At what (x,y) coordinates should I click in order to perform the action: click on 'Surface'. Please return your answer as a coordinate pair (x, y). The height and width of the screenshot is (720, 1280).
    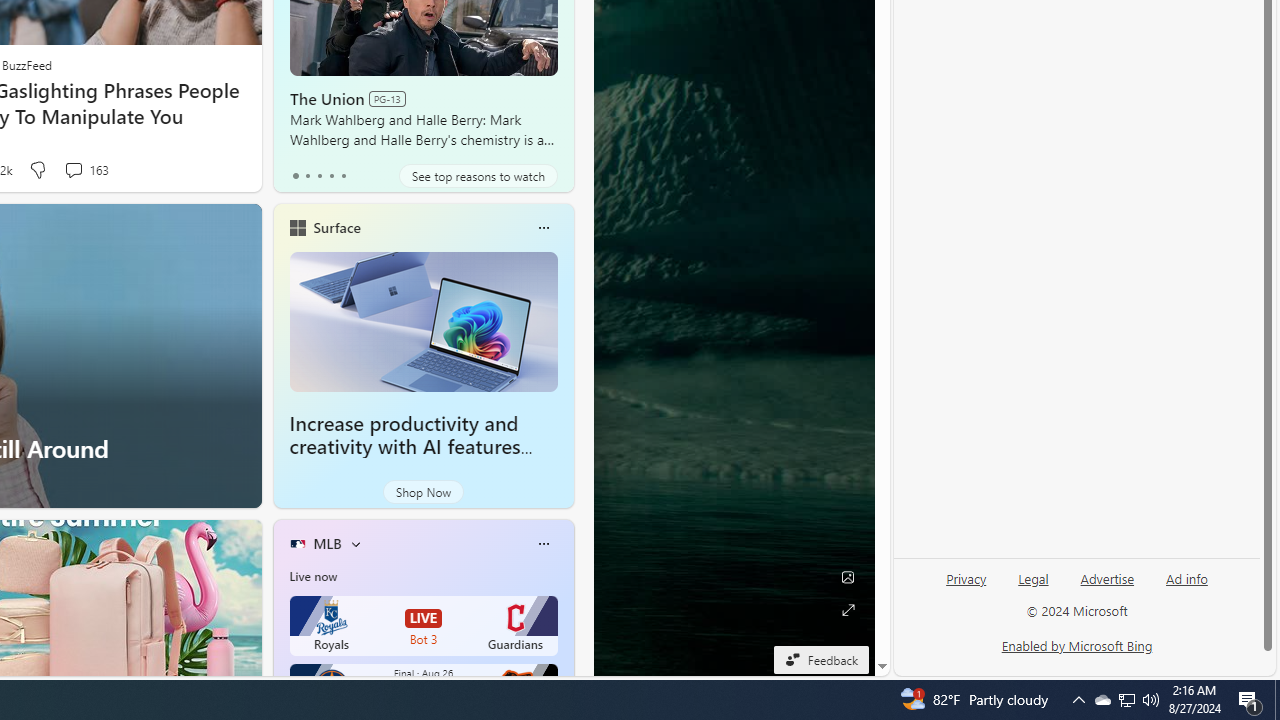
    Looking at the image, I should click on (337, 226).